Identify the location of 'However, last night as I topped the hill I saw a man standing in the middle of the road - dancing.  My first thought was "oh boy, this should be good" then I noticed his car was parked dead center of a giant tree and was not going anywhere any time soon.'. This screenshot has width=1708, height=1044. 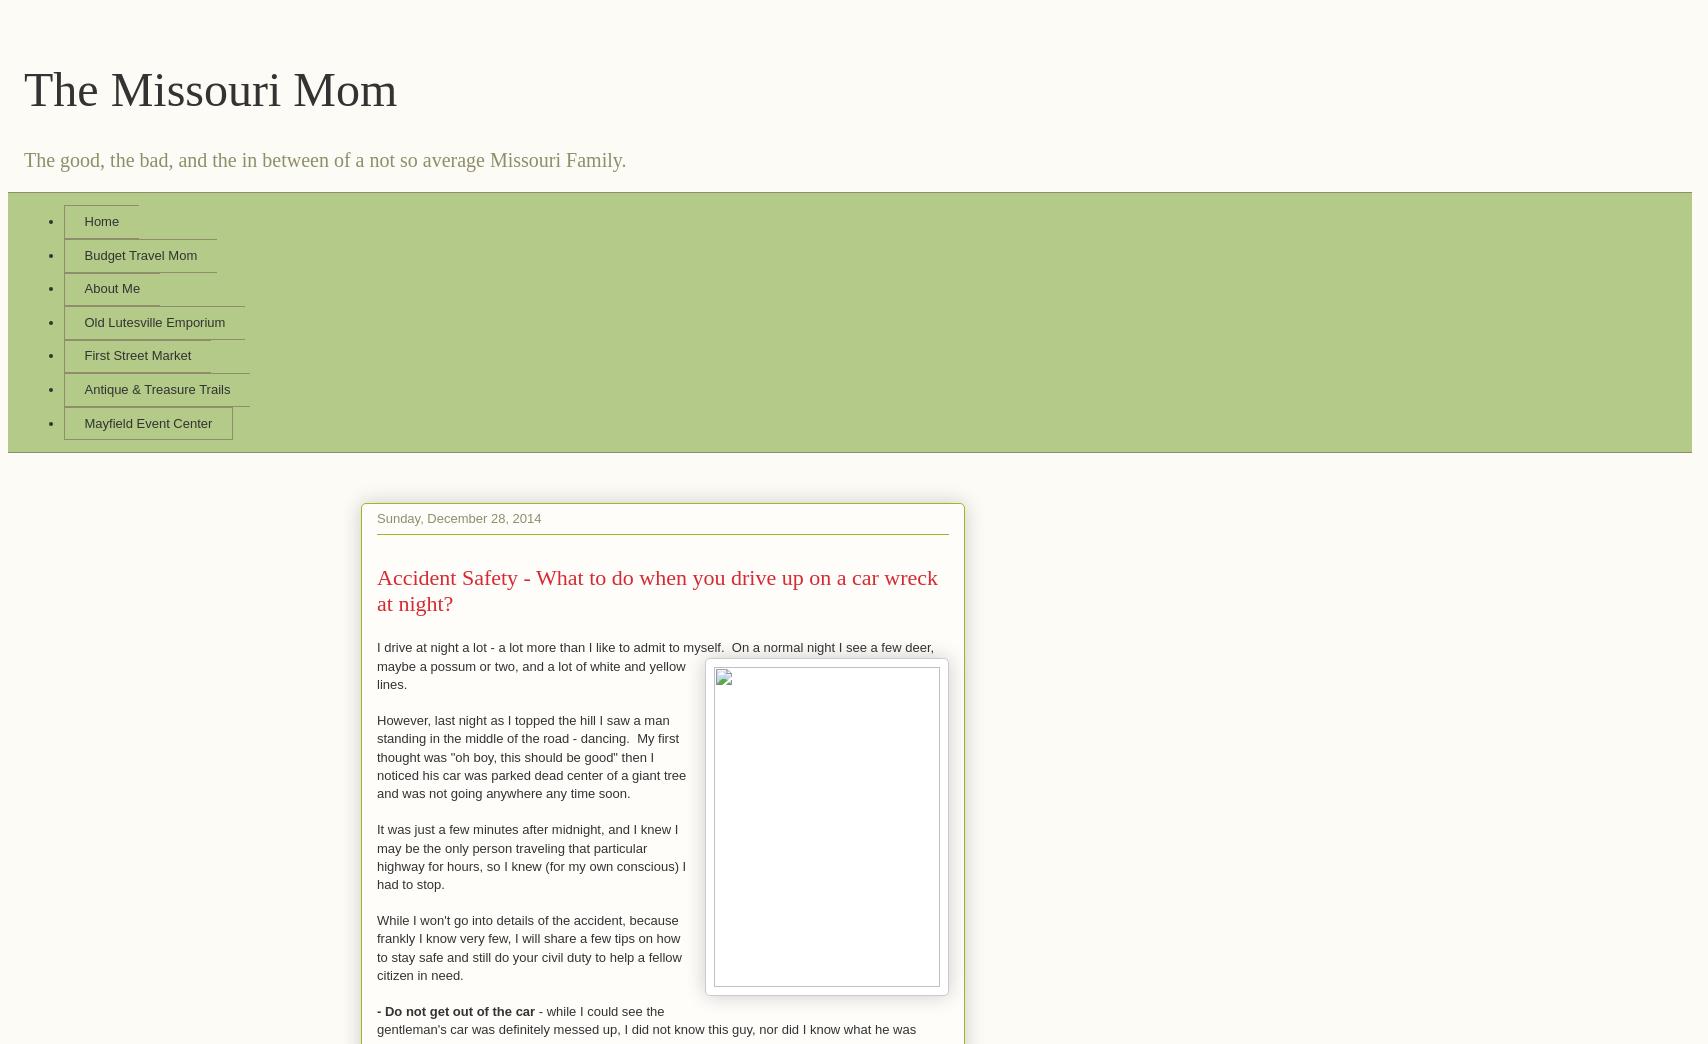
(531, 756).